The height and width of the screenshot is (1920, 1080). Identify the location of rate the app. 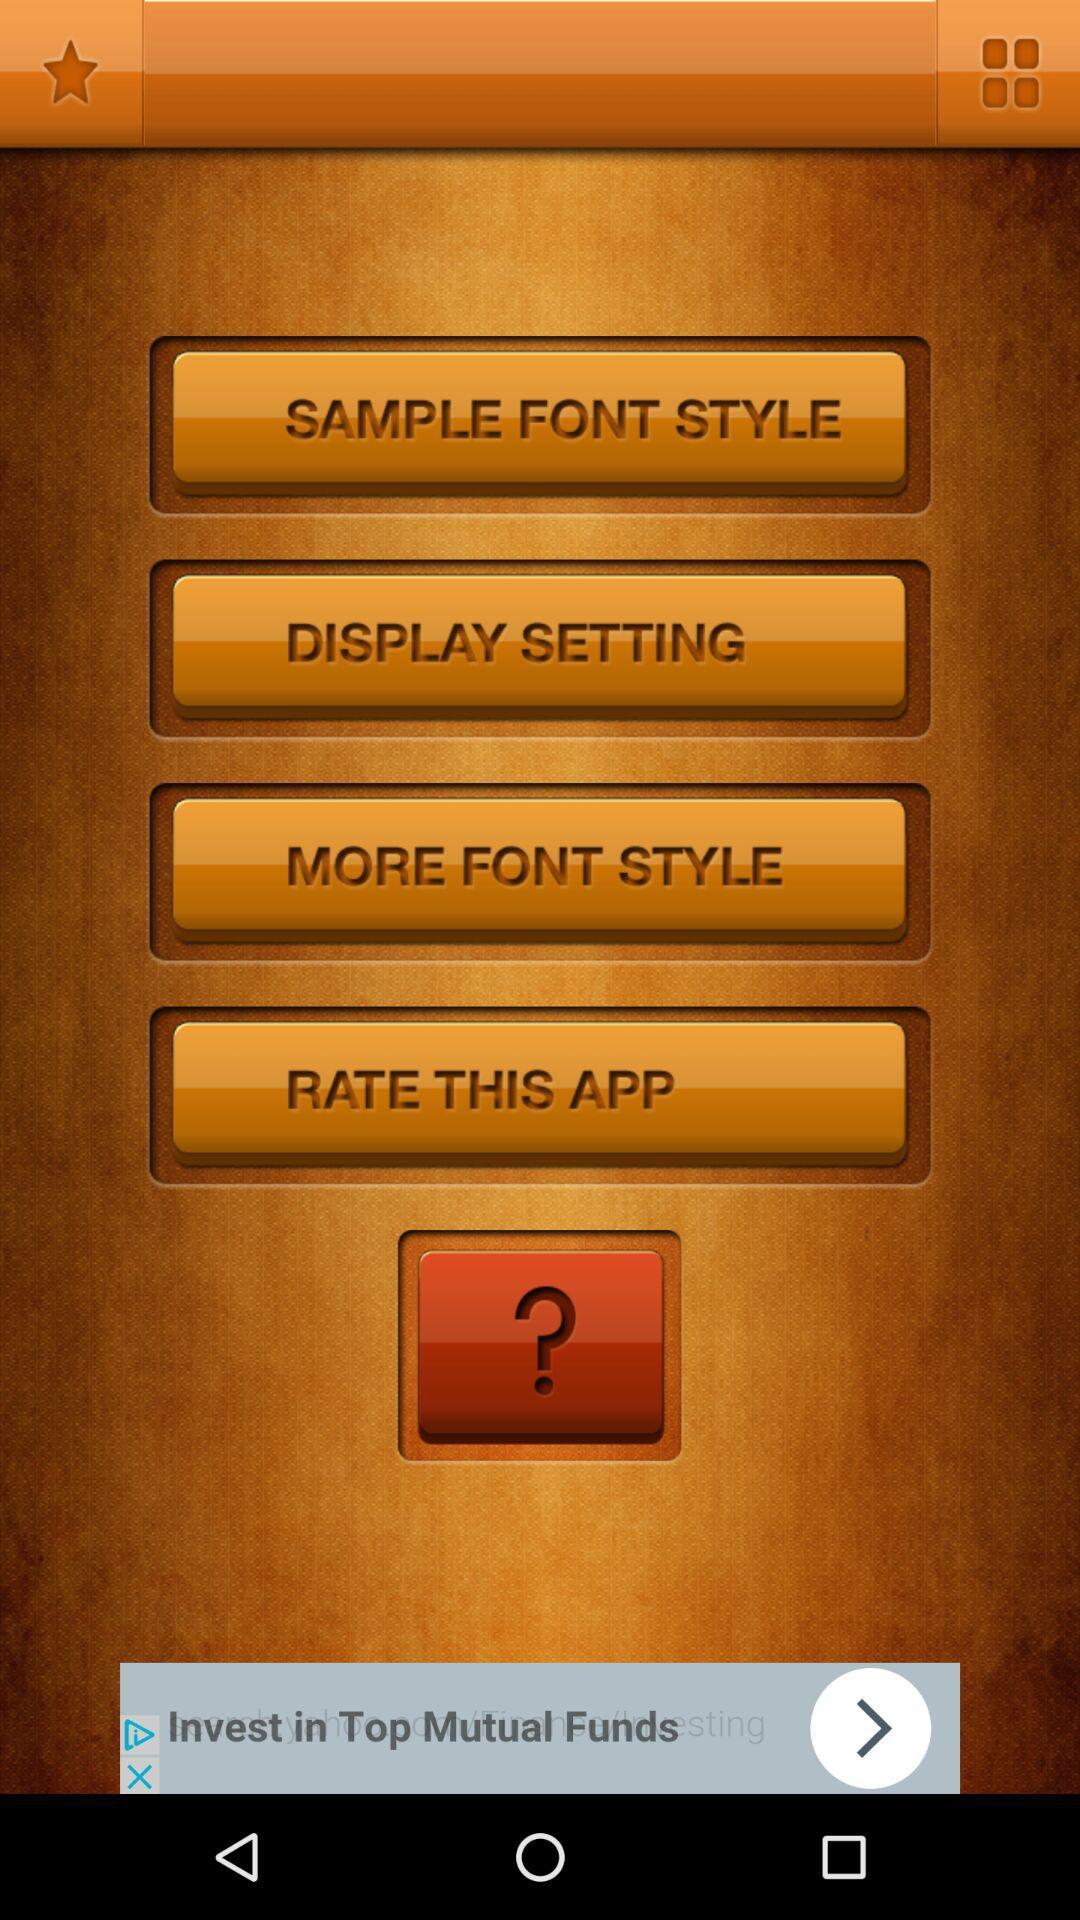
(540, 1097).